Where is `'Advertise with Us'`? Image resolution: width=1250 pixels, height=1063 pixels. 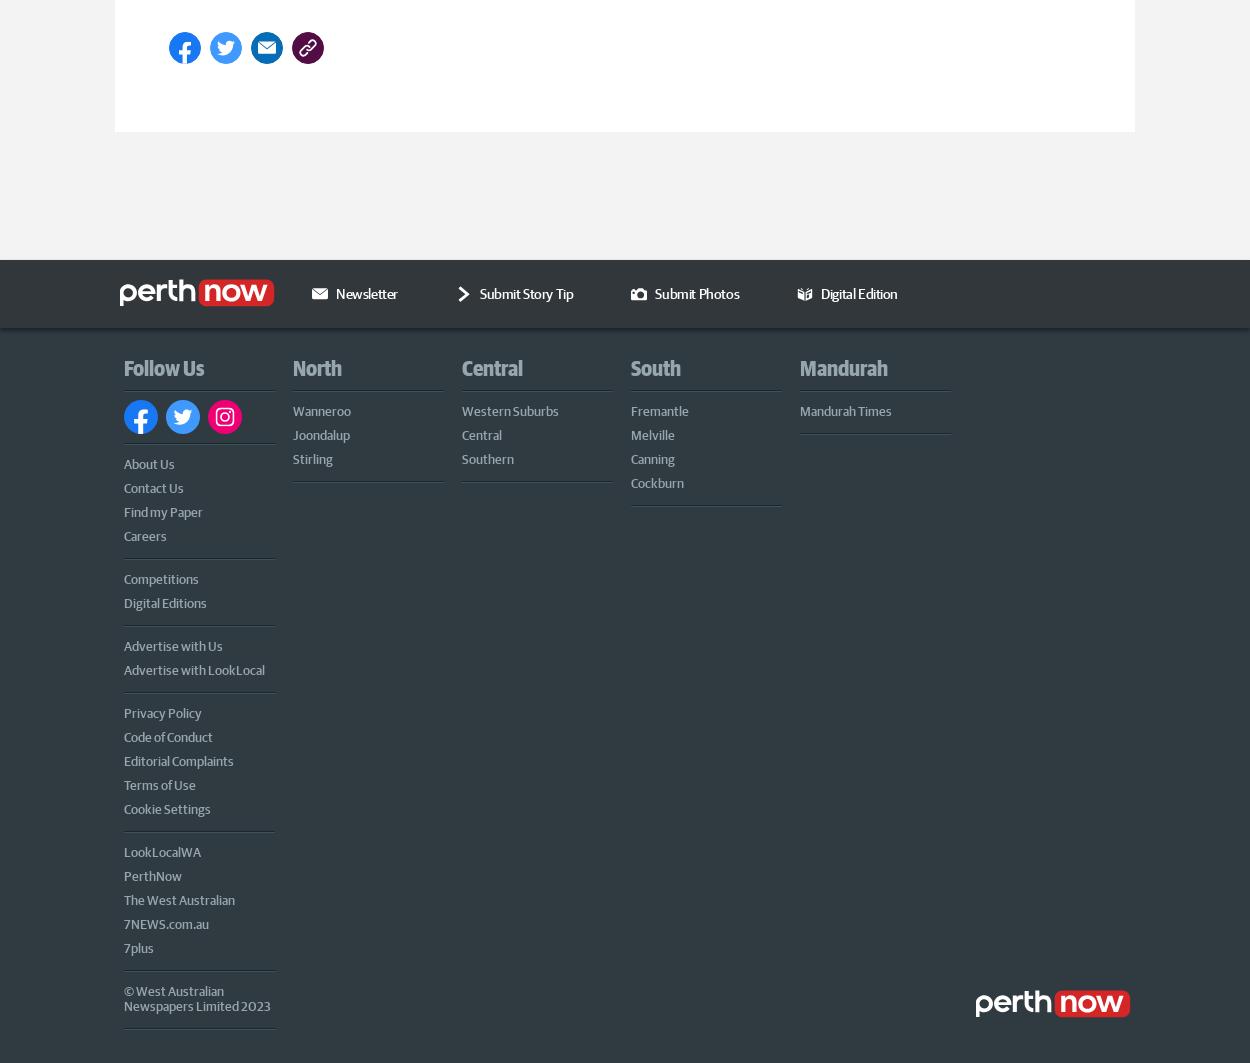
'Advertise with Us' is located at coordinates (123, 643).